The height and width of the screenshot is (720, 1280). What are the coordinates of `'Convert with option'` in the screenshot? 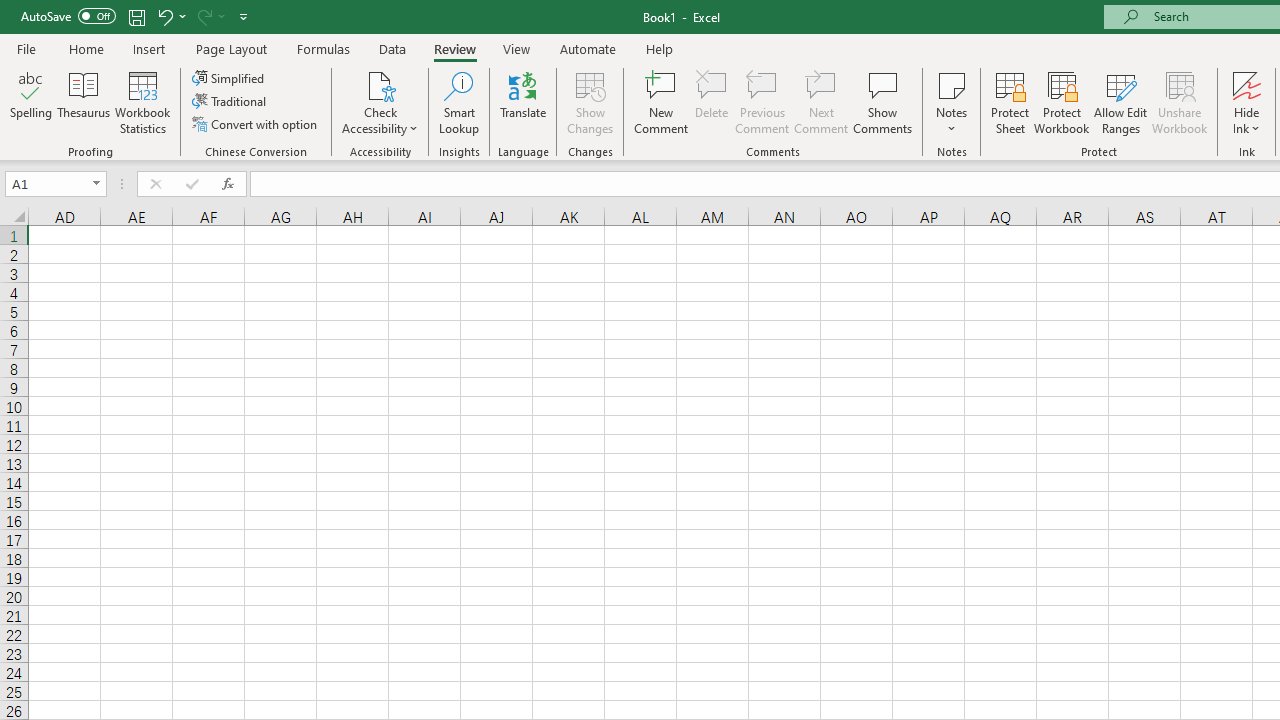 It's located at (255, 124).